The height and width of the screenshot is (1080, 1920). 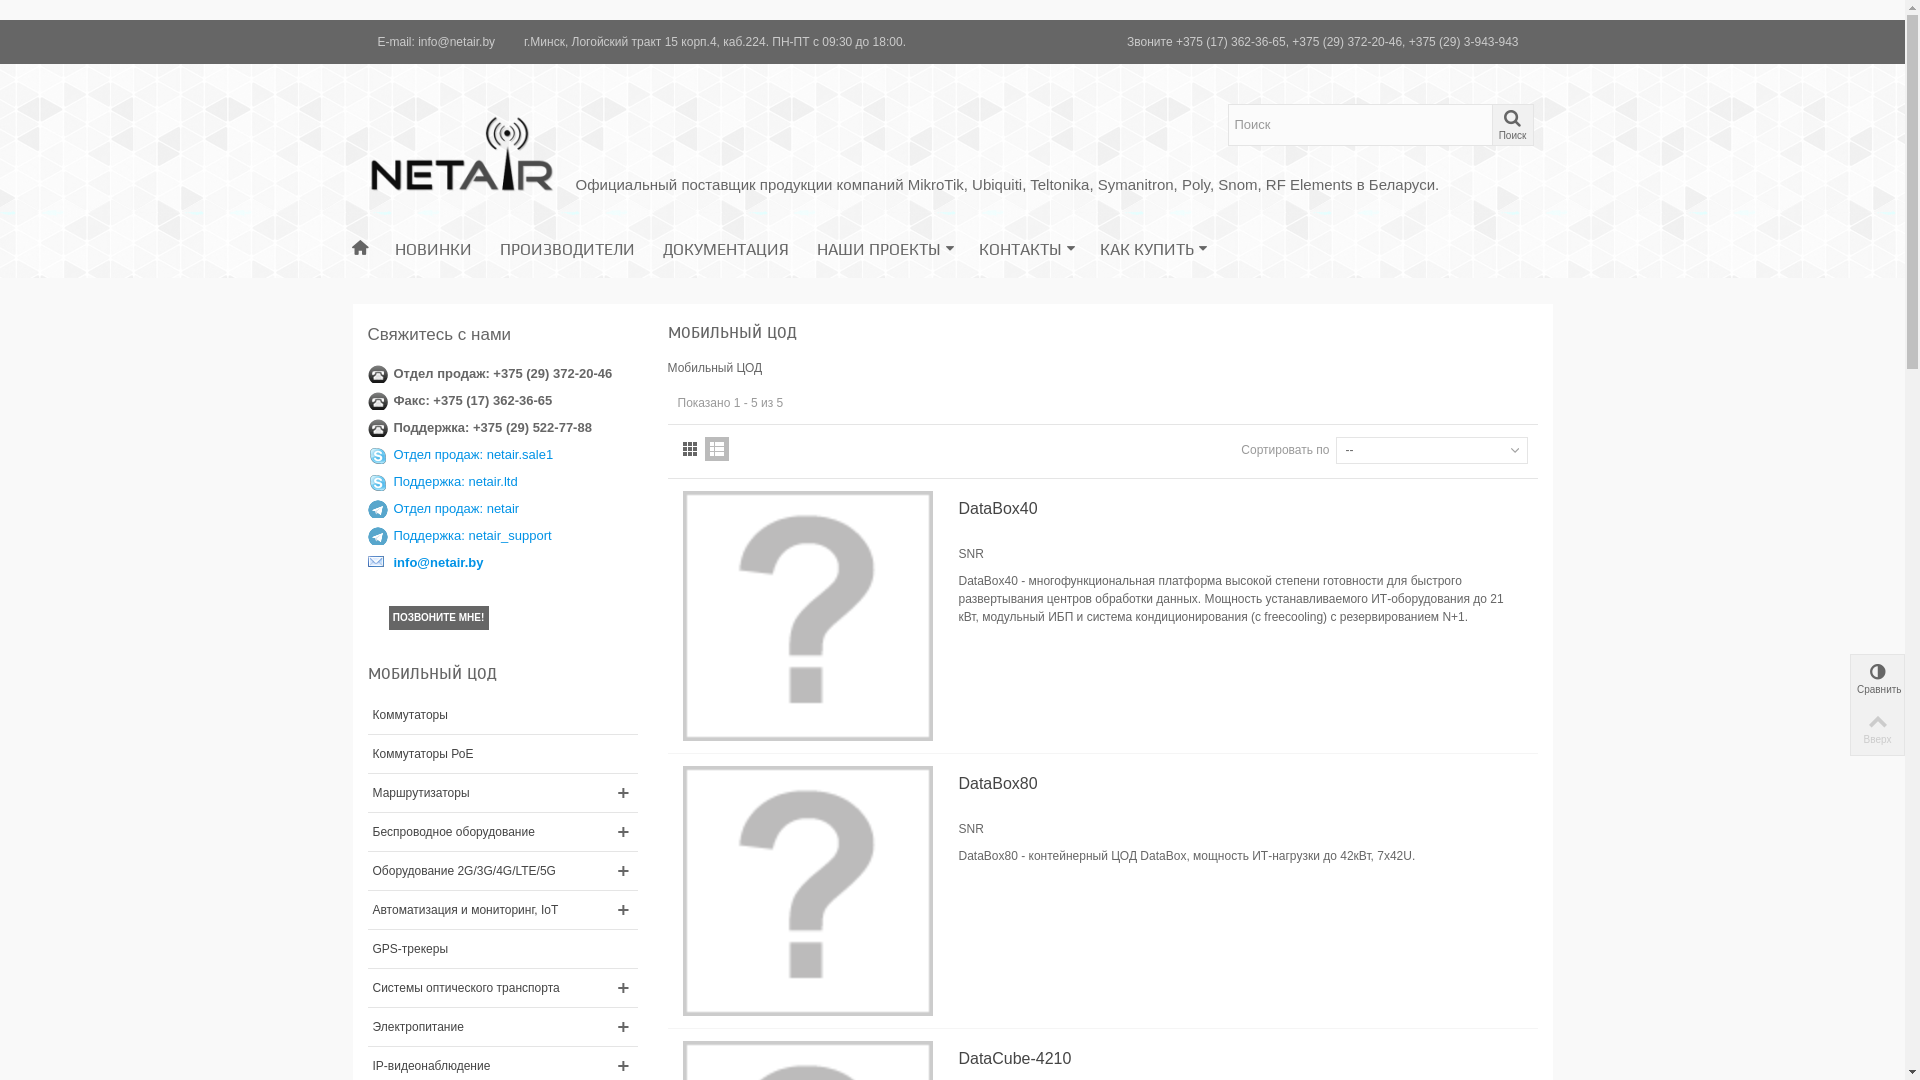 I want to click on 'E-mail: info@netair.by', so click(x=365, y=42).